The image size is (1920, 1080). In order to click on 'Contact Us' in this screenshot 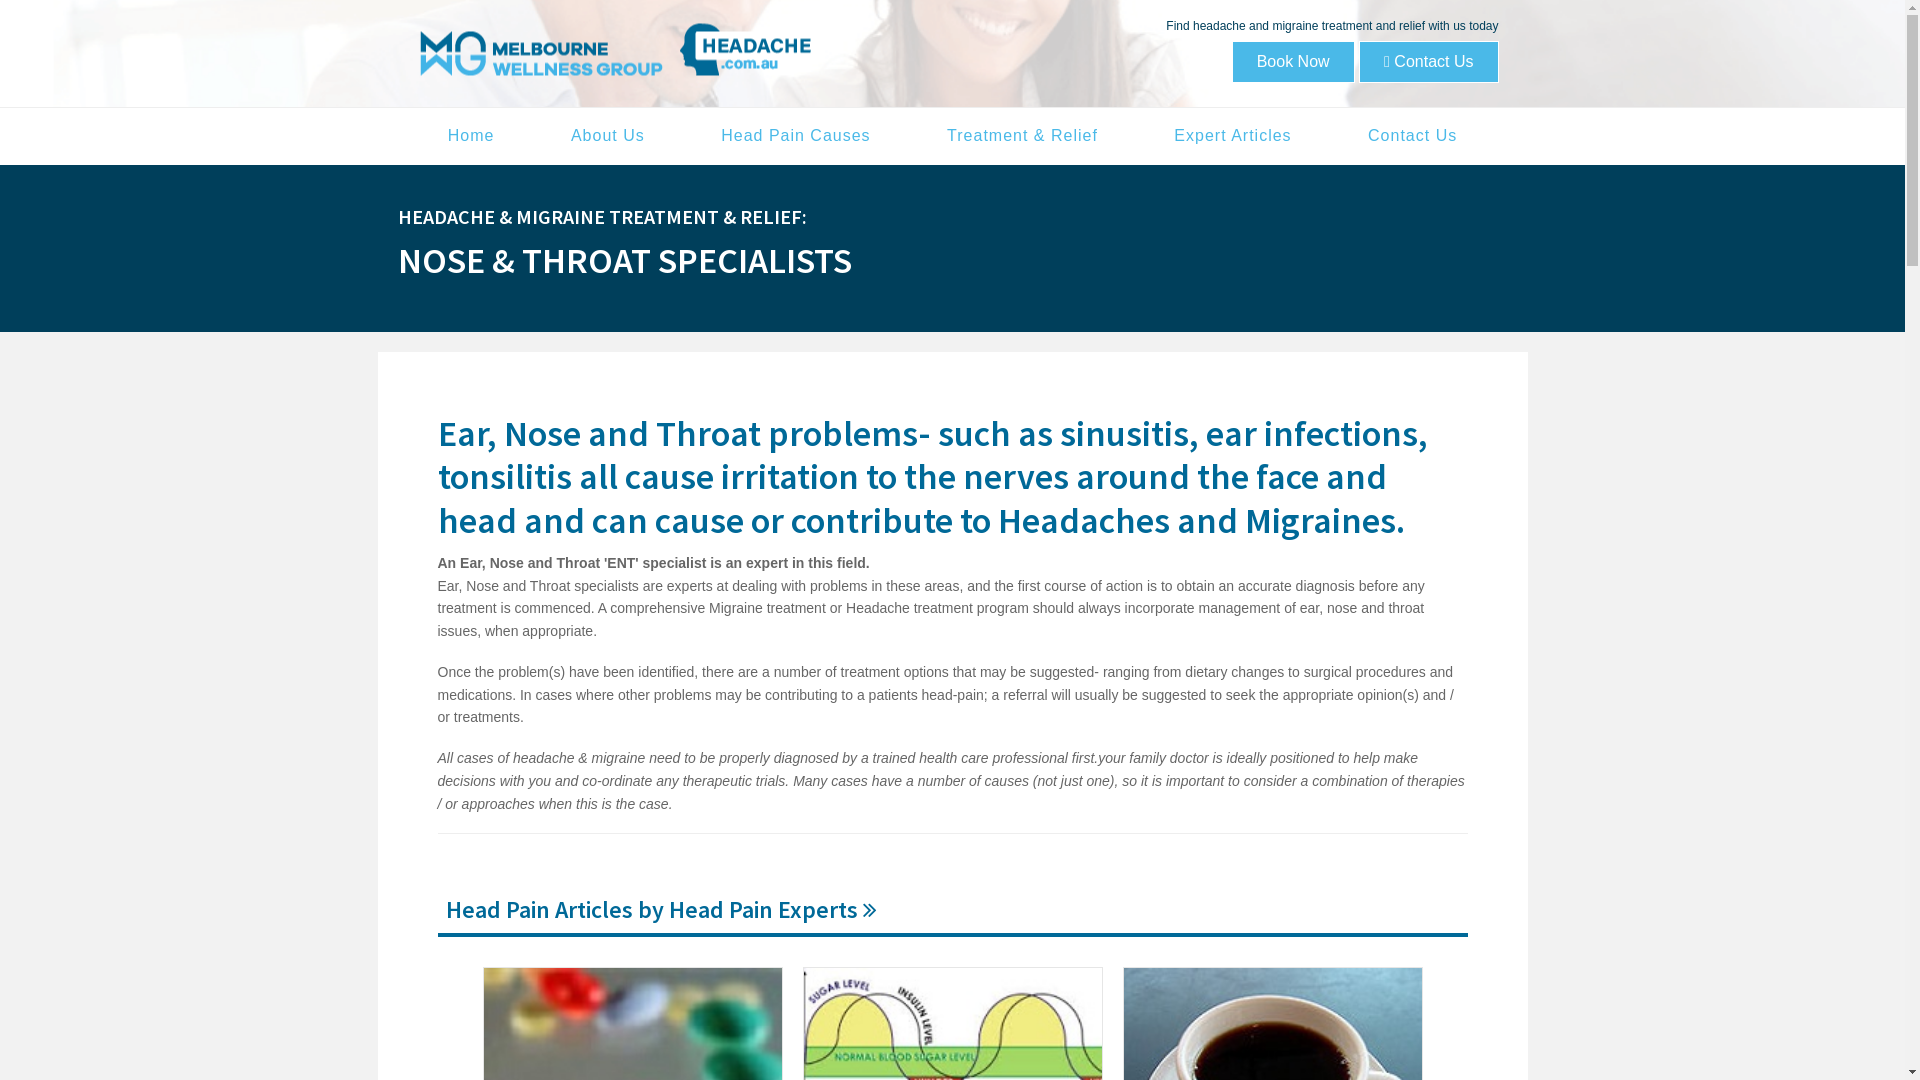, I will do `click(1427, 60)`.